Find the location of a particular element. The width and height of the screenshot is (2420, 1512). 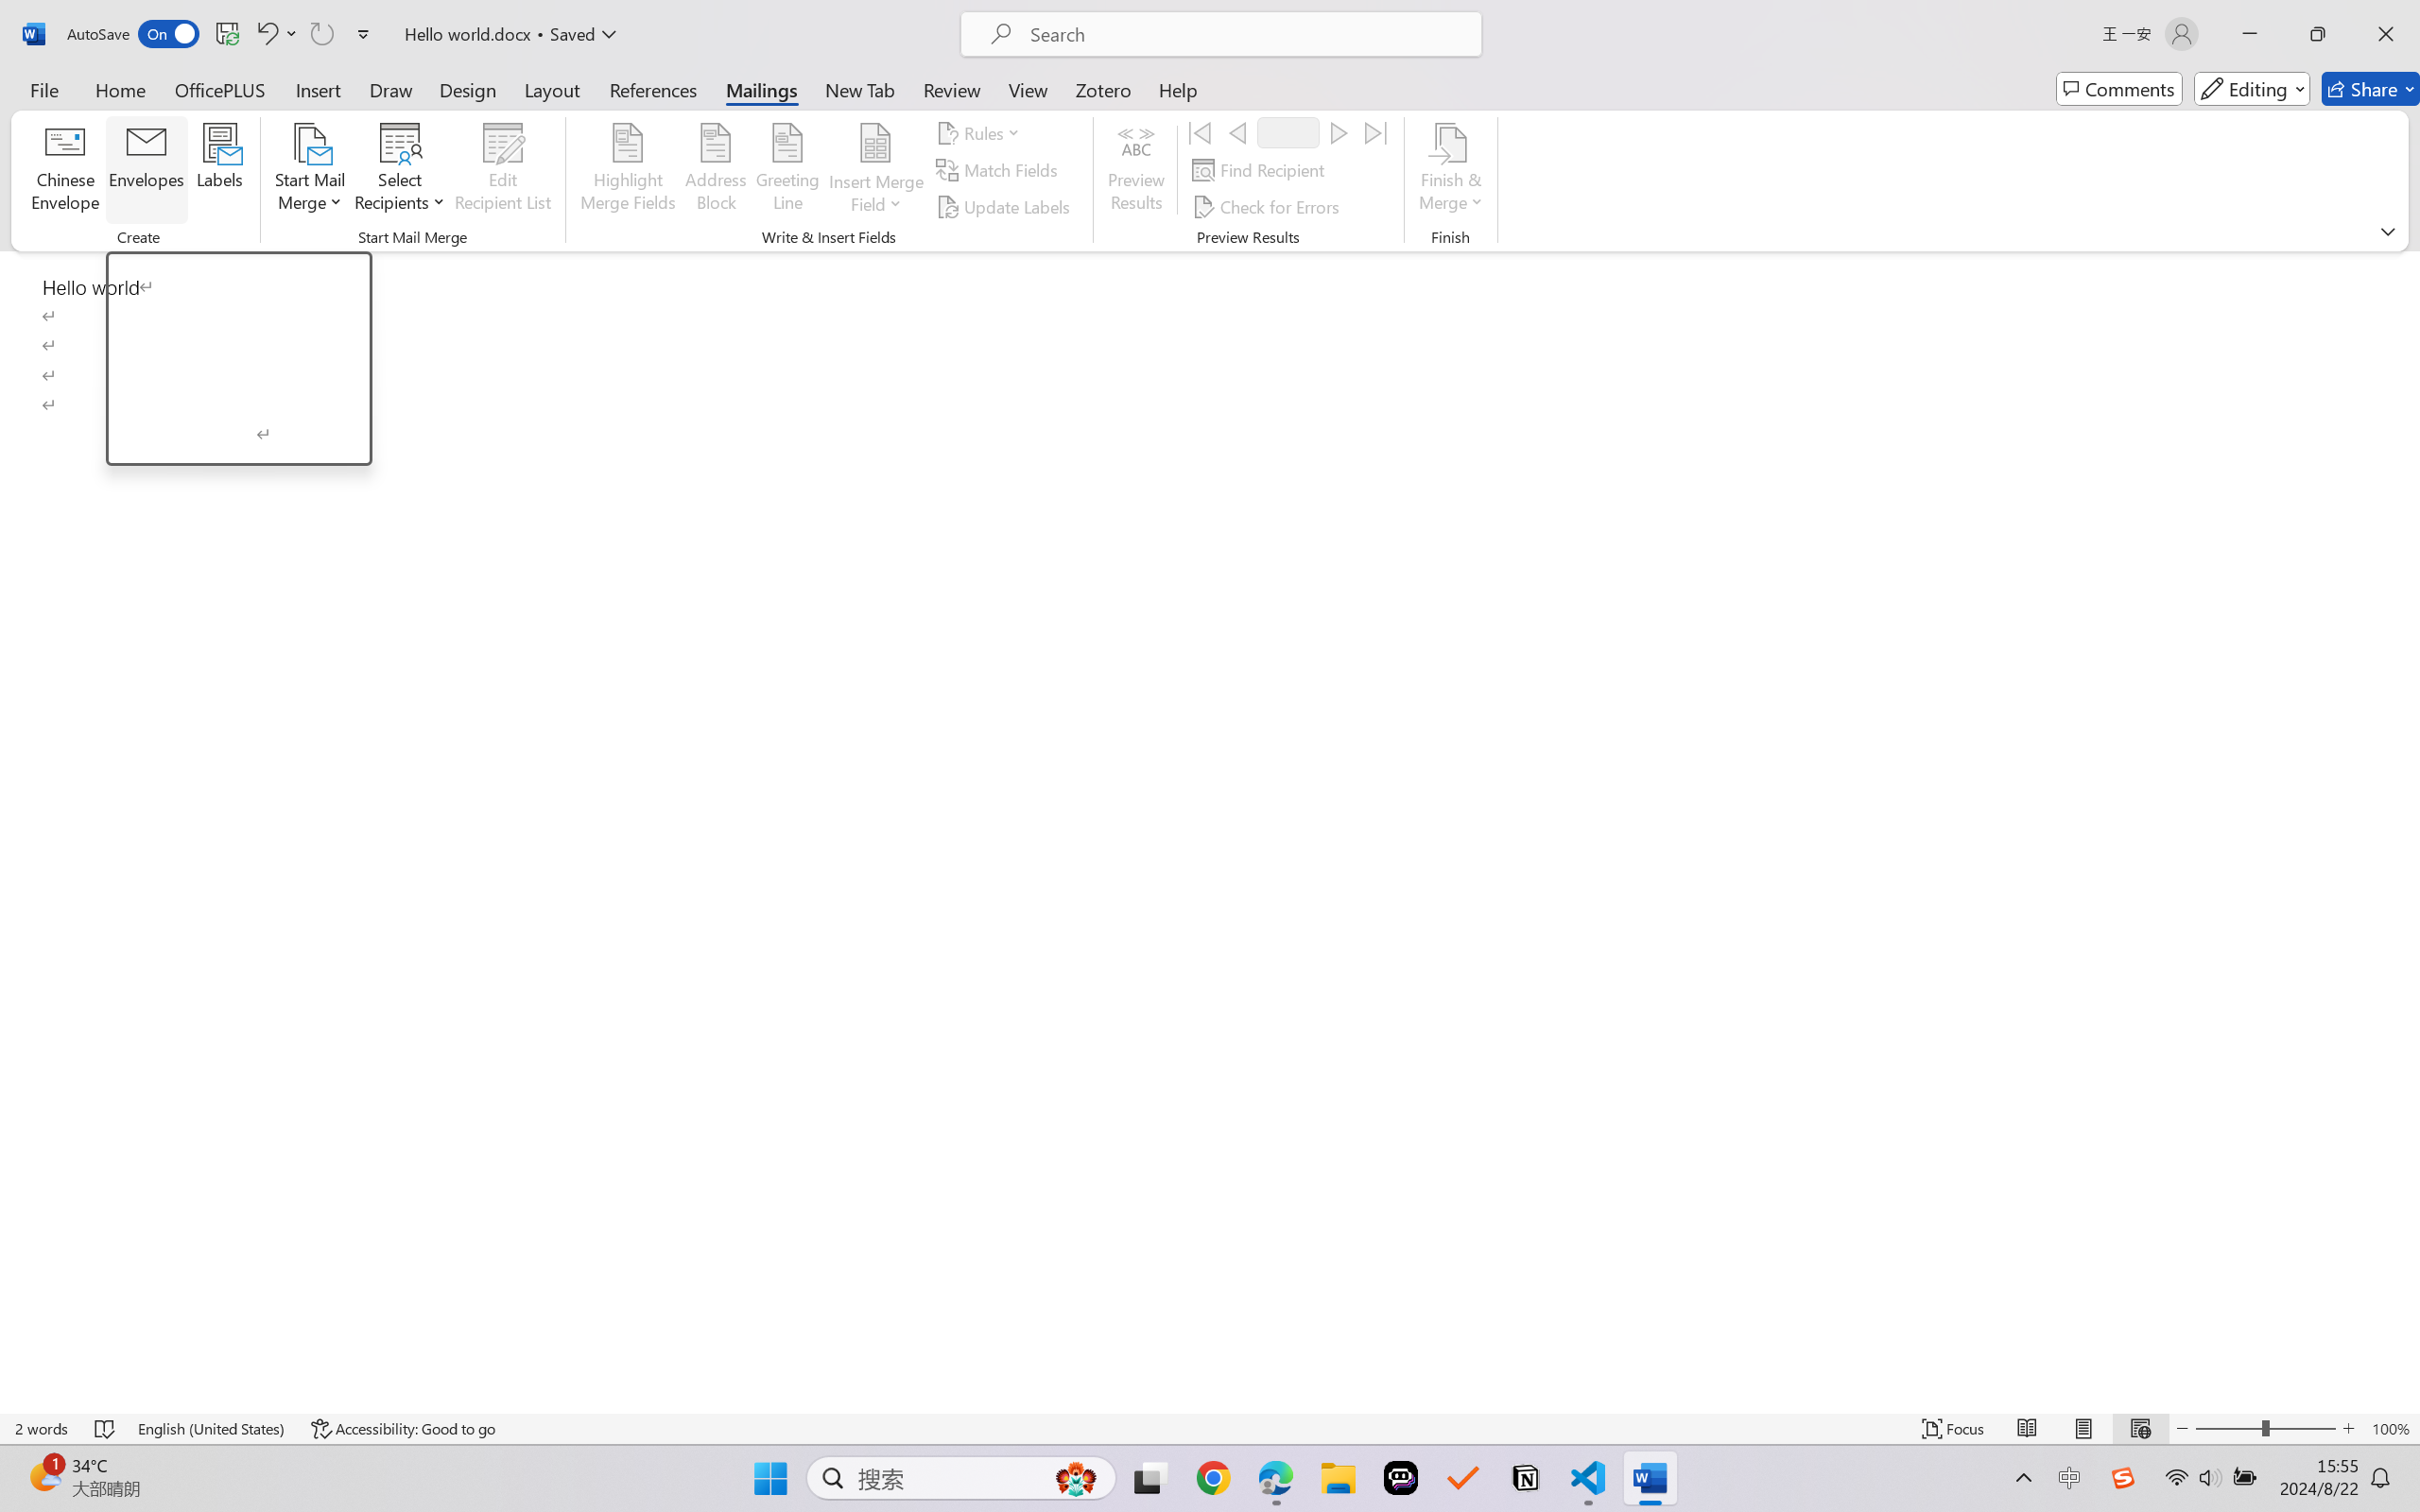

'Minimize' is located at coordinates (2250, 33).